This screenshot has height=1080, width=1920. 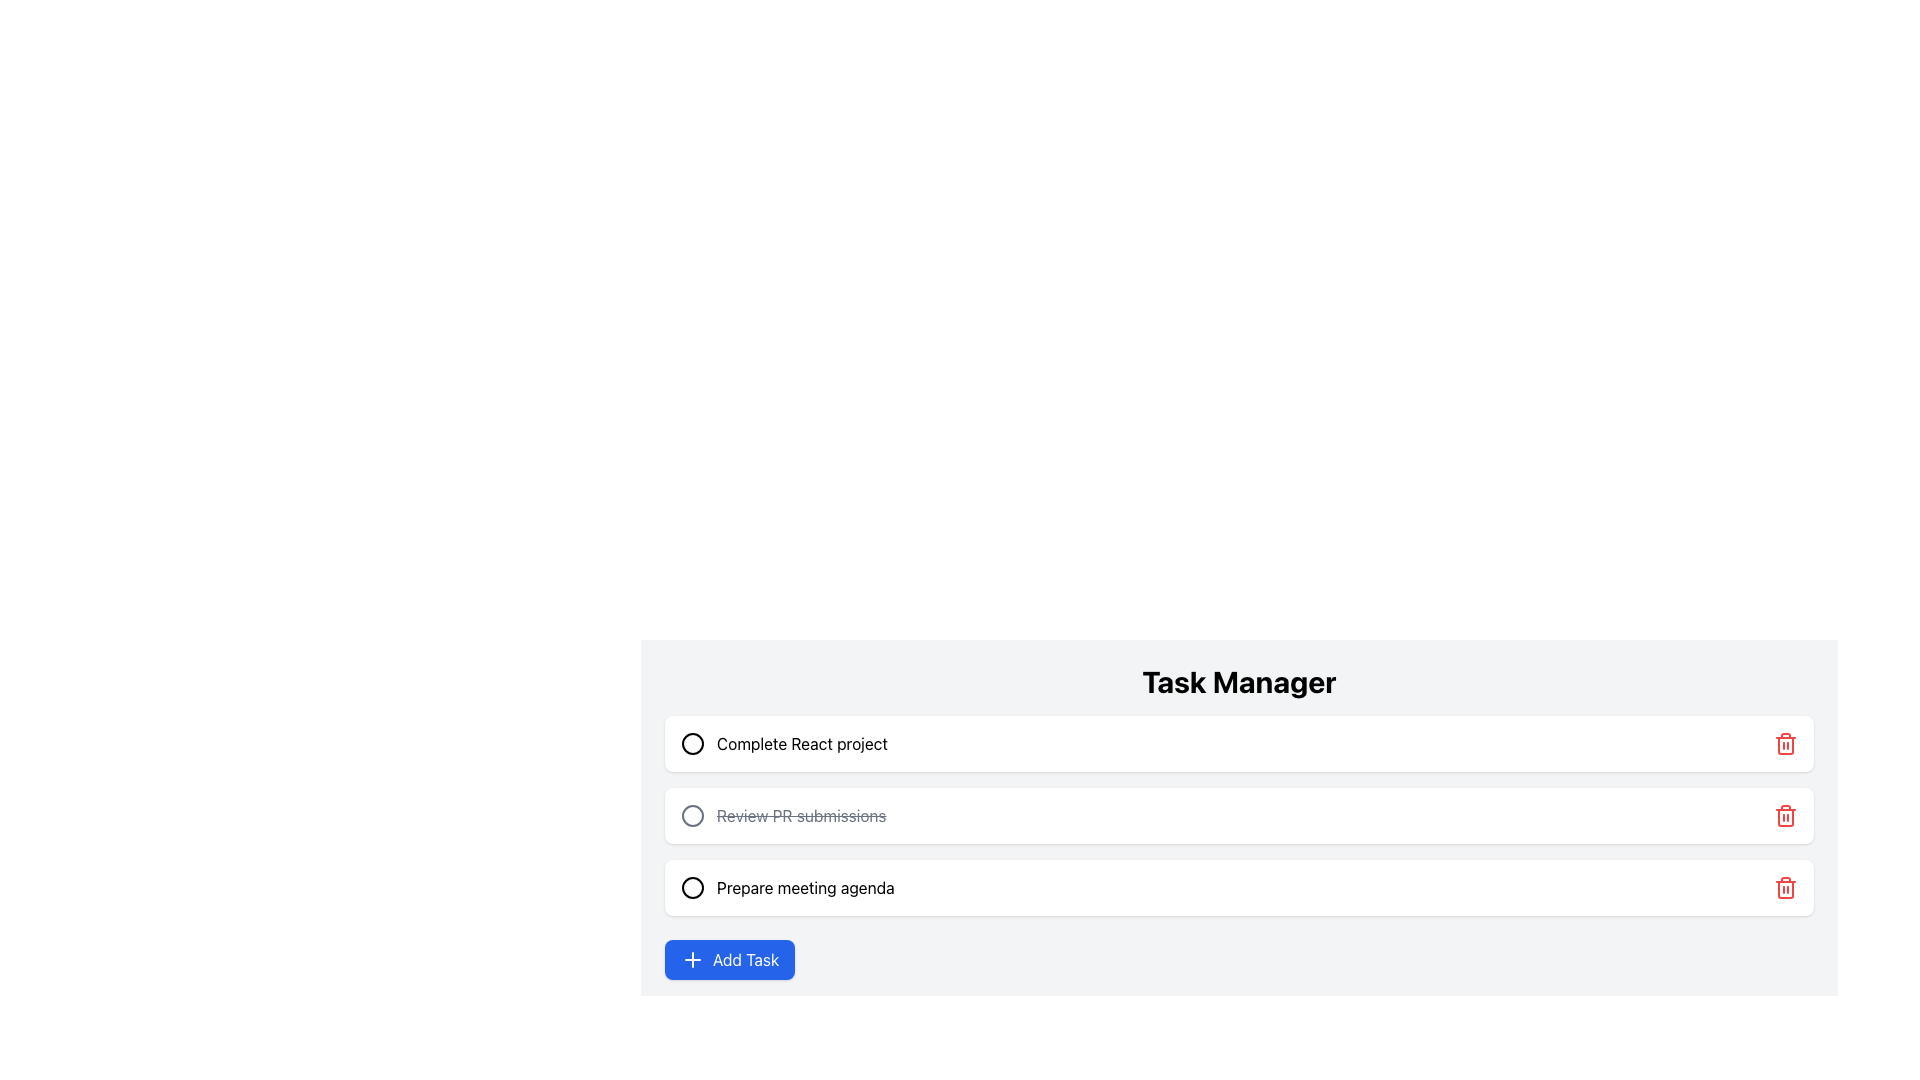 What do you see at coordinates (782, 816) in the screenshot?
I see `the second task item in the task management interface that displays the text 'Review PR submissions' and has an unselected checkbox to focus on it` at bounding box center [782, 816].